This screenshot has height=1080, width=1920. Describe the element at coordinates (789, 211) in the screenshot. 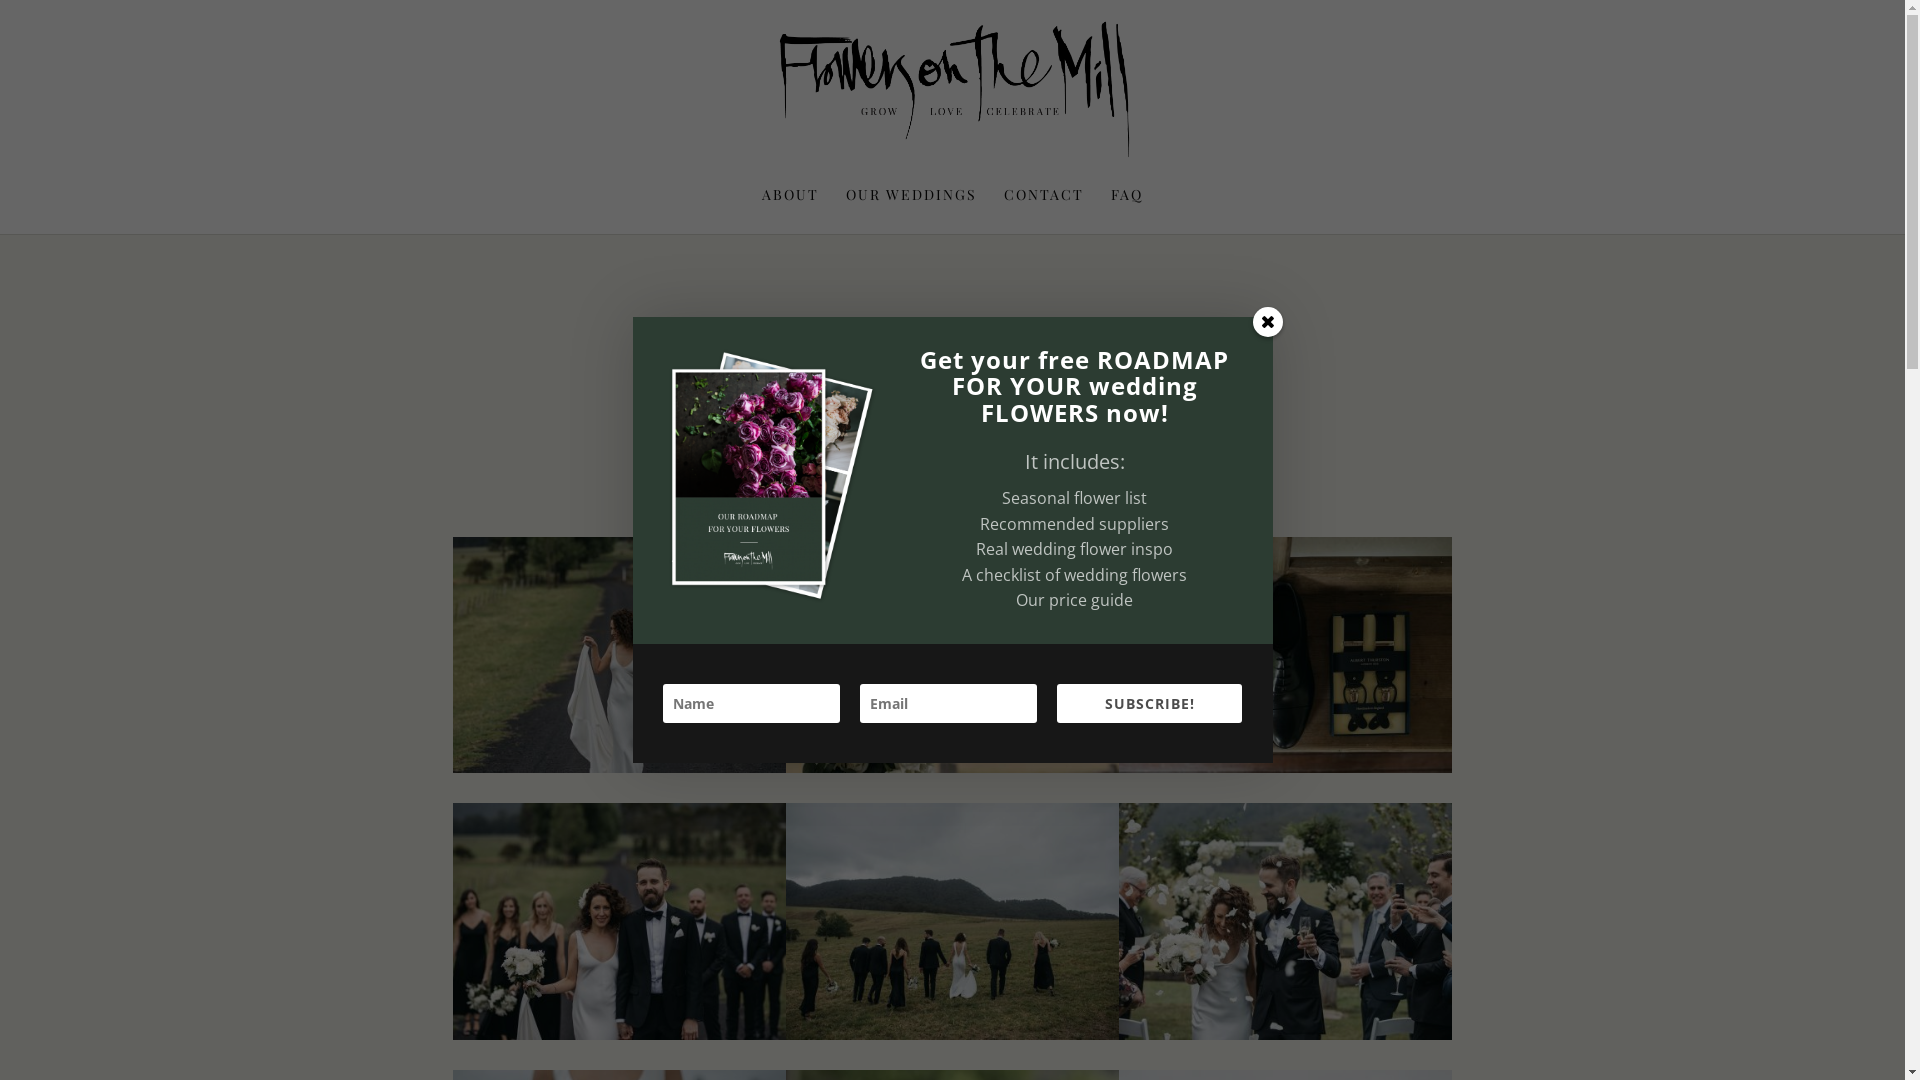

I see `'ABOUT'` at that location.